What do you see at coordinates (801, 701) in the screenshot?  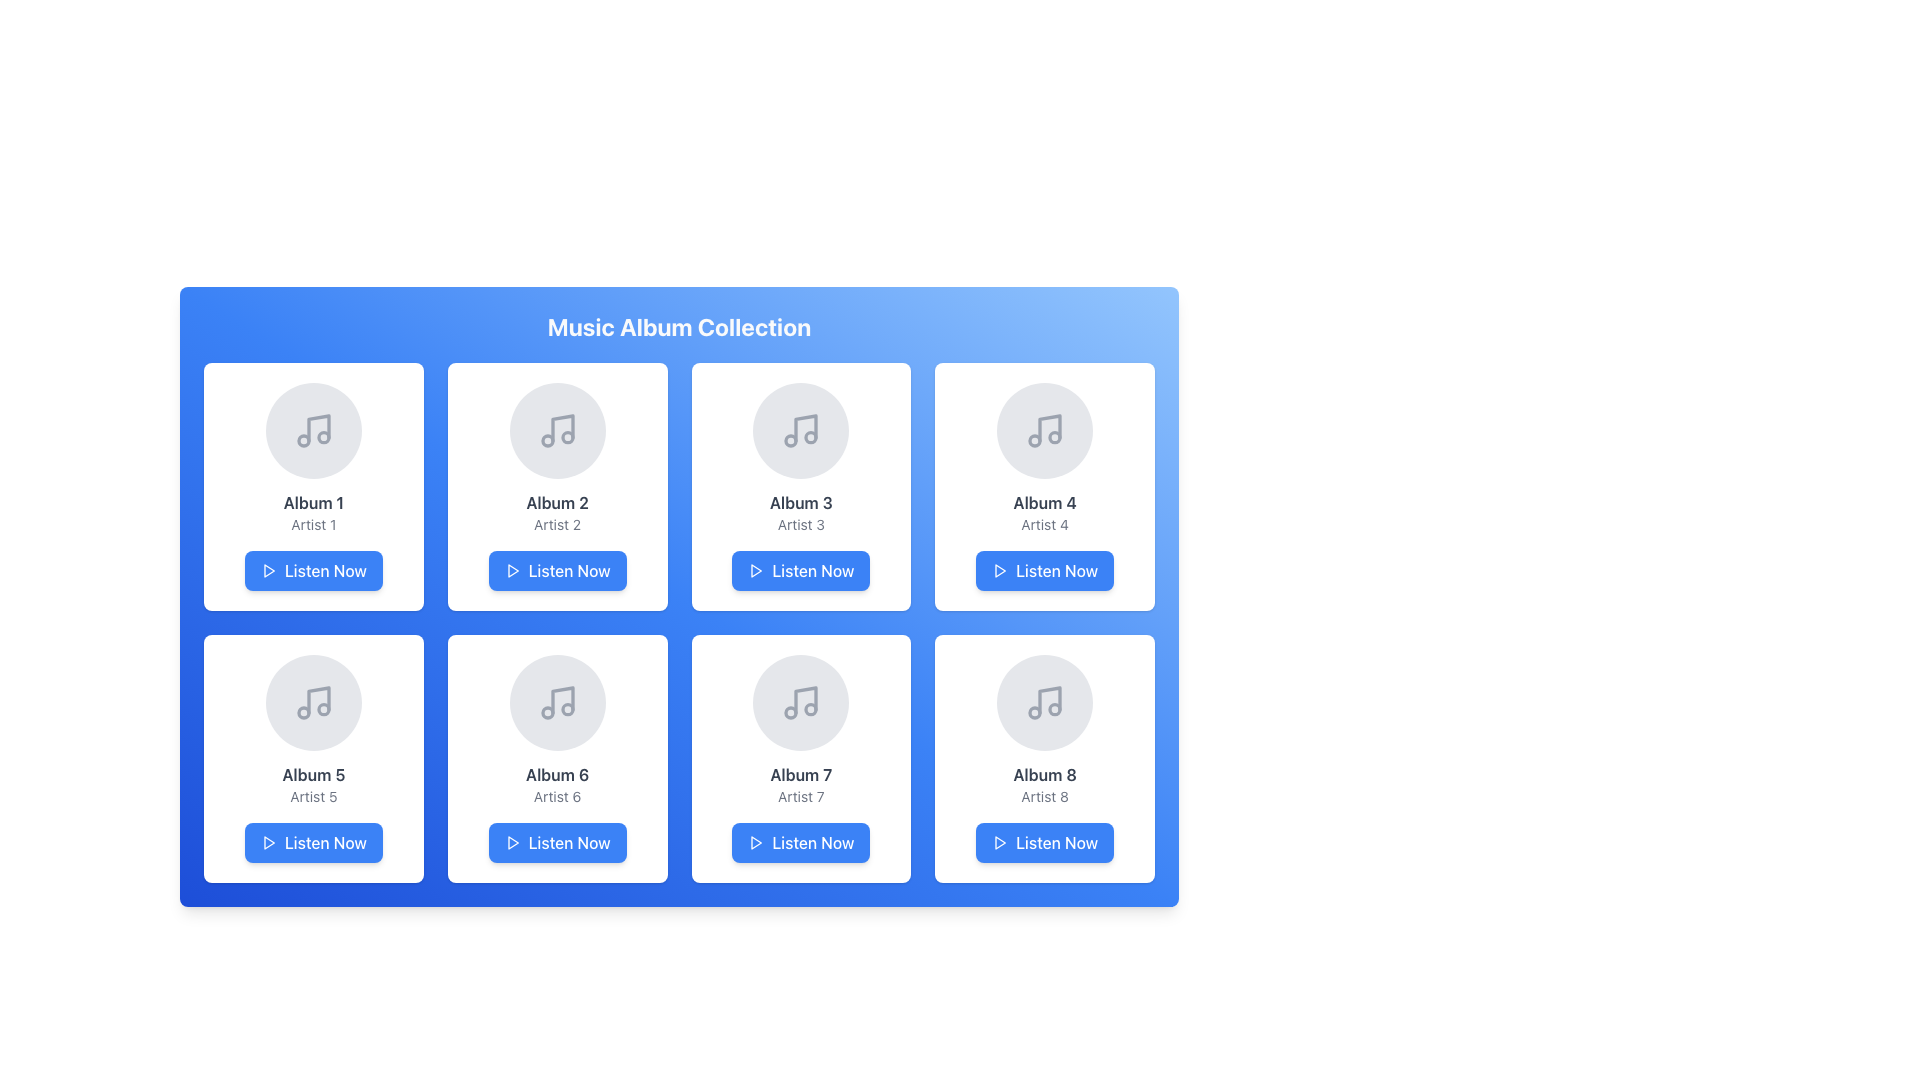 I see `the circular visual element with a music note icon located in the 'Album 7, Artist 7' album card, positioned above the album details` at bounding box center [801, 701].